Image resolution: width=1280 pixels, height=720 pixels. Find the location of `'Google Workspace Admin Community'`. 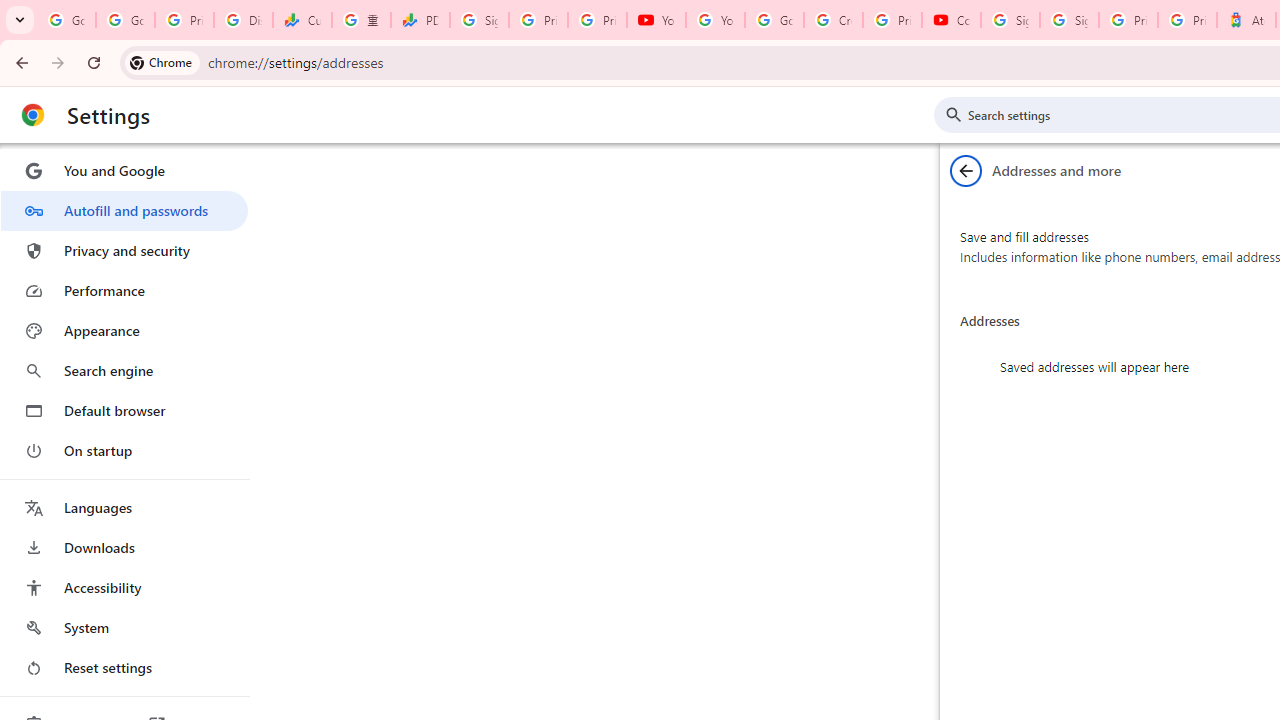

'Google Workspace Admin Community' is located at coordinates (66, 20).